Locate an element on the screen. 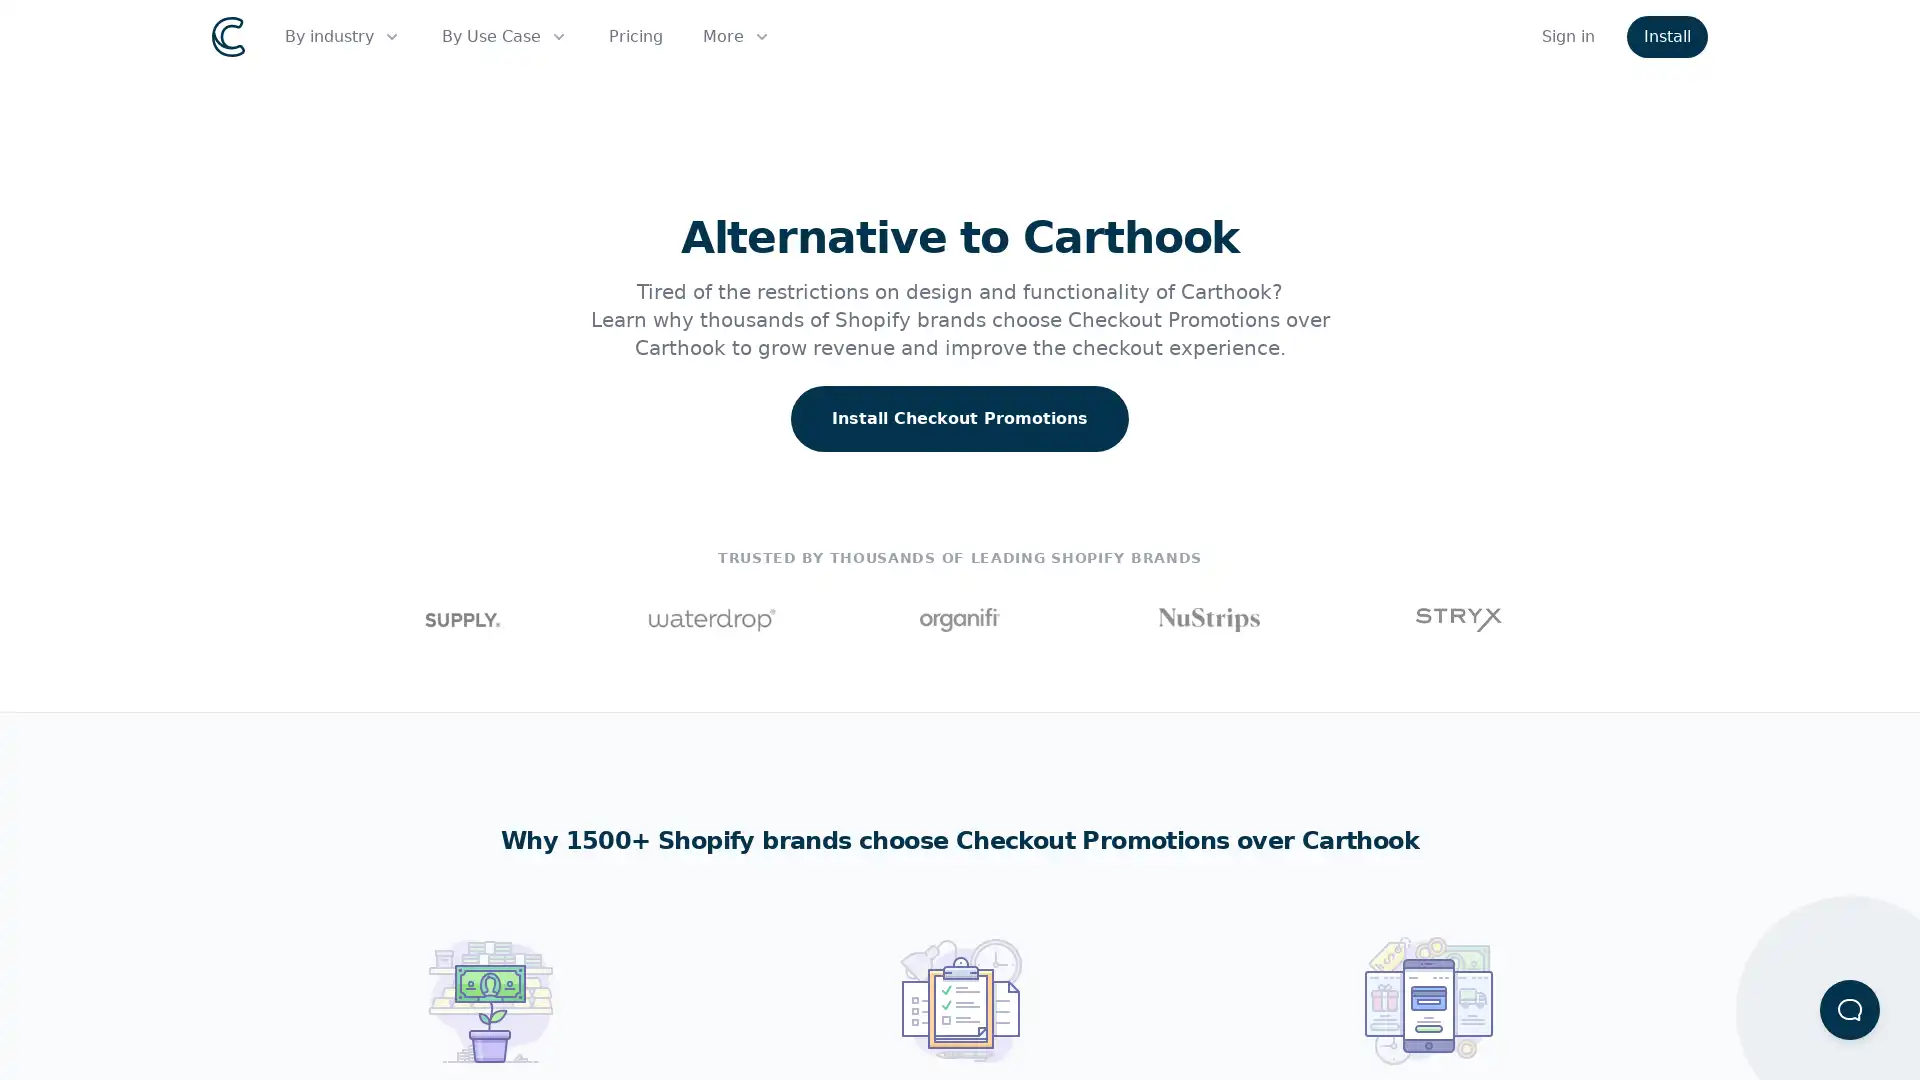 This screenshot has width=1920, height=1080. By industry is located at coordinates (343, 37).